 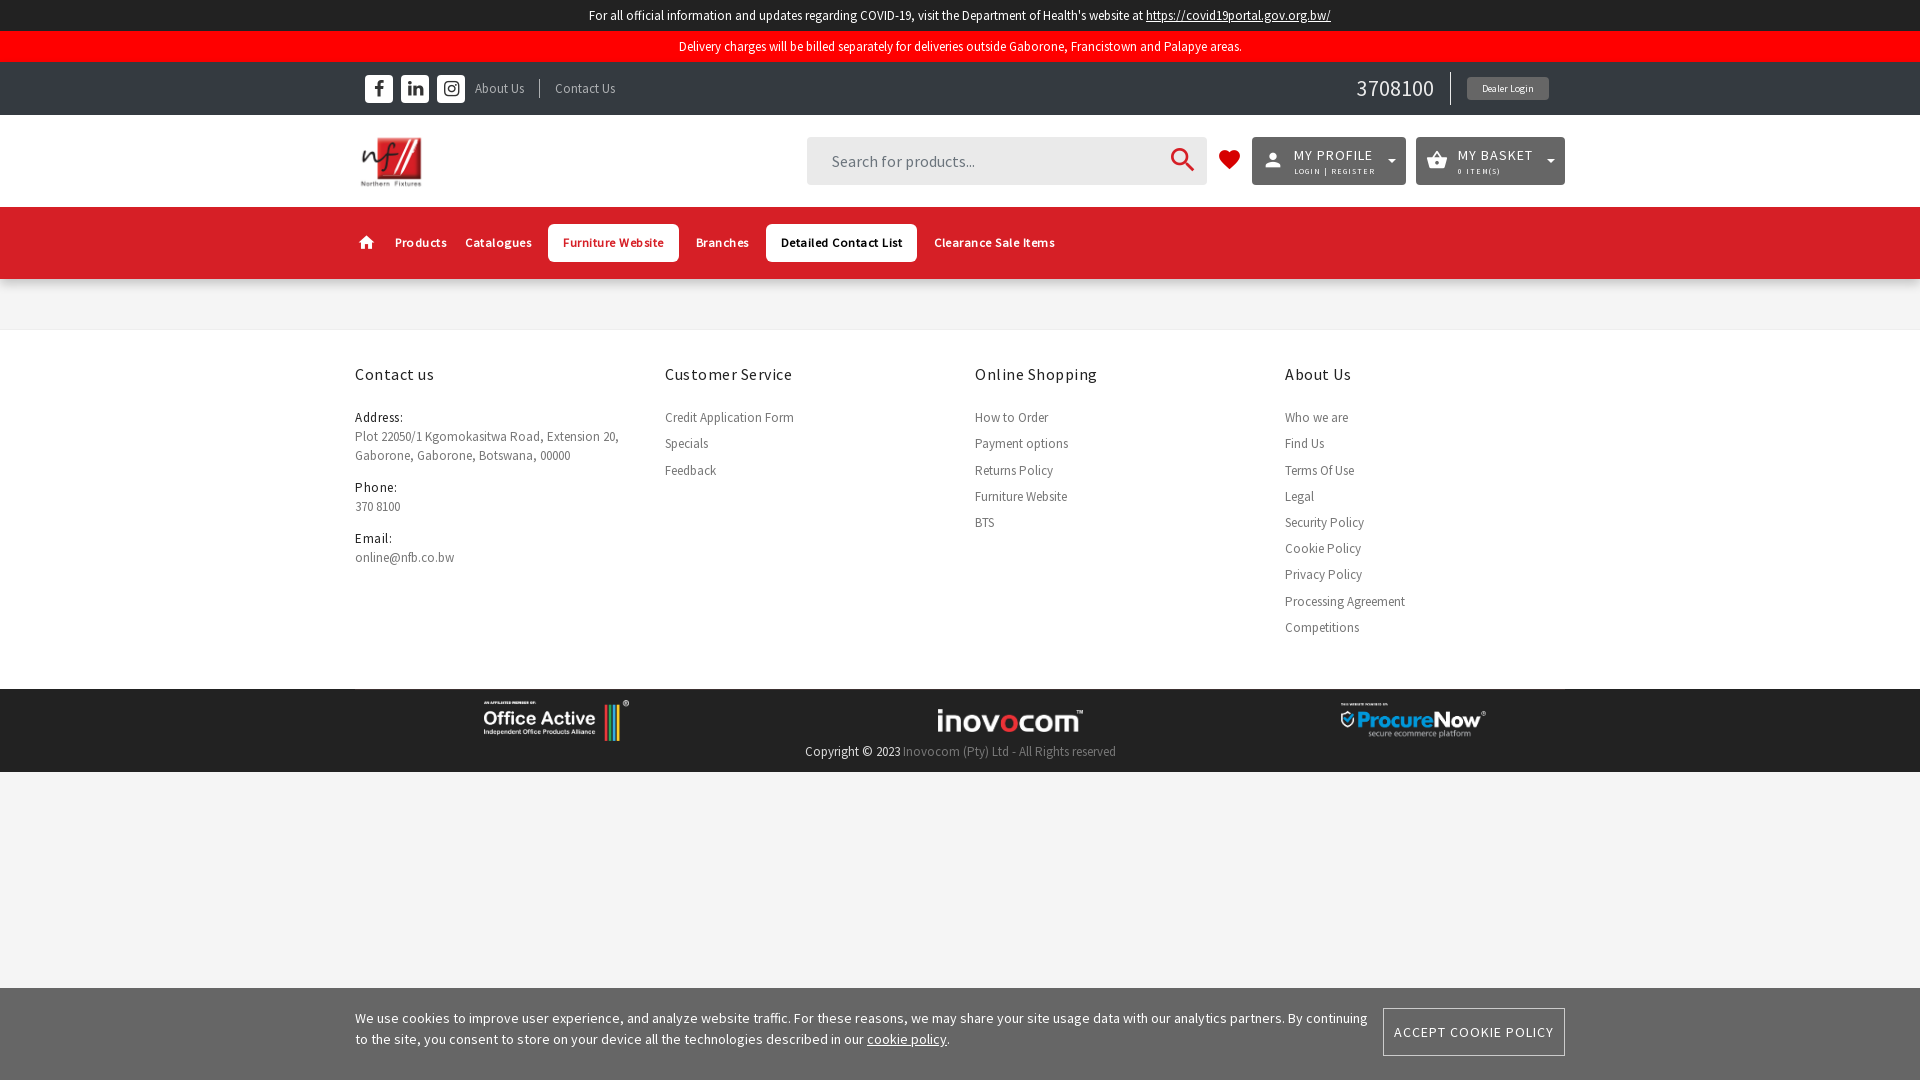 I want to click on 'cookie policy', so click(x=906, y=1037).